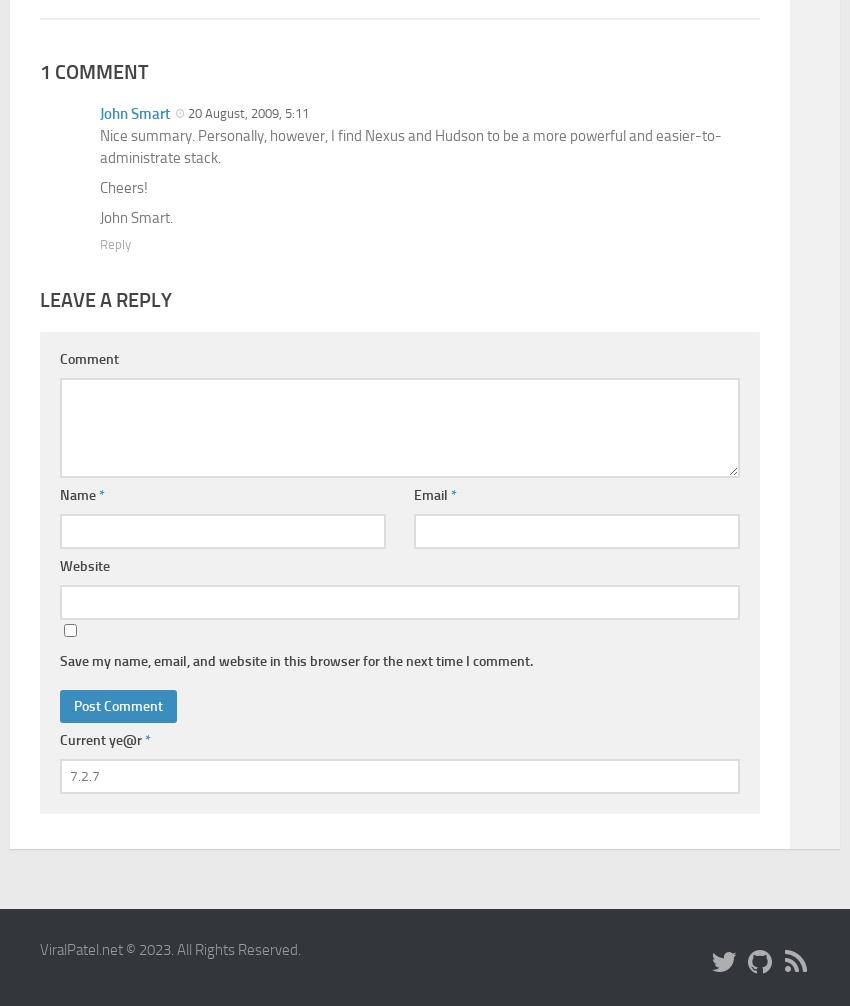  What do you see at coordinates (55, 235) in the screenshot?
I see `'Tags:'` at bounding box center [55, 235].